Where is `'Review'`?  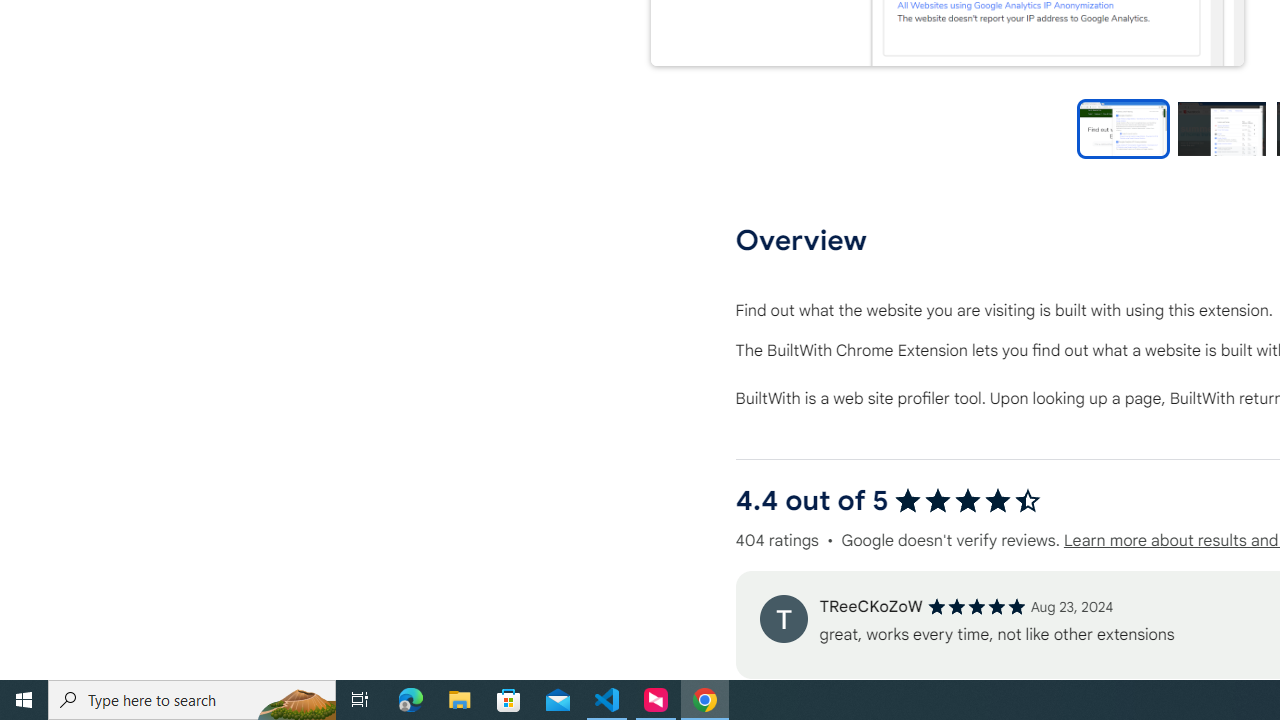 'Review' is located at coordinates (782, 617).